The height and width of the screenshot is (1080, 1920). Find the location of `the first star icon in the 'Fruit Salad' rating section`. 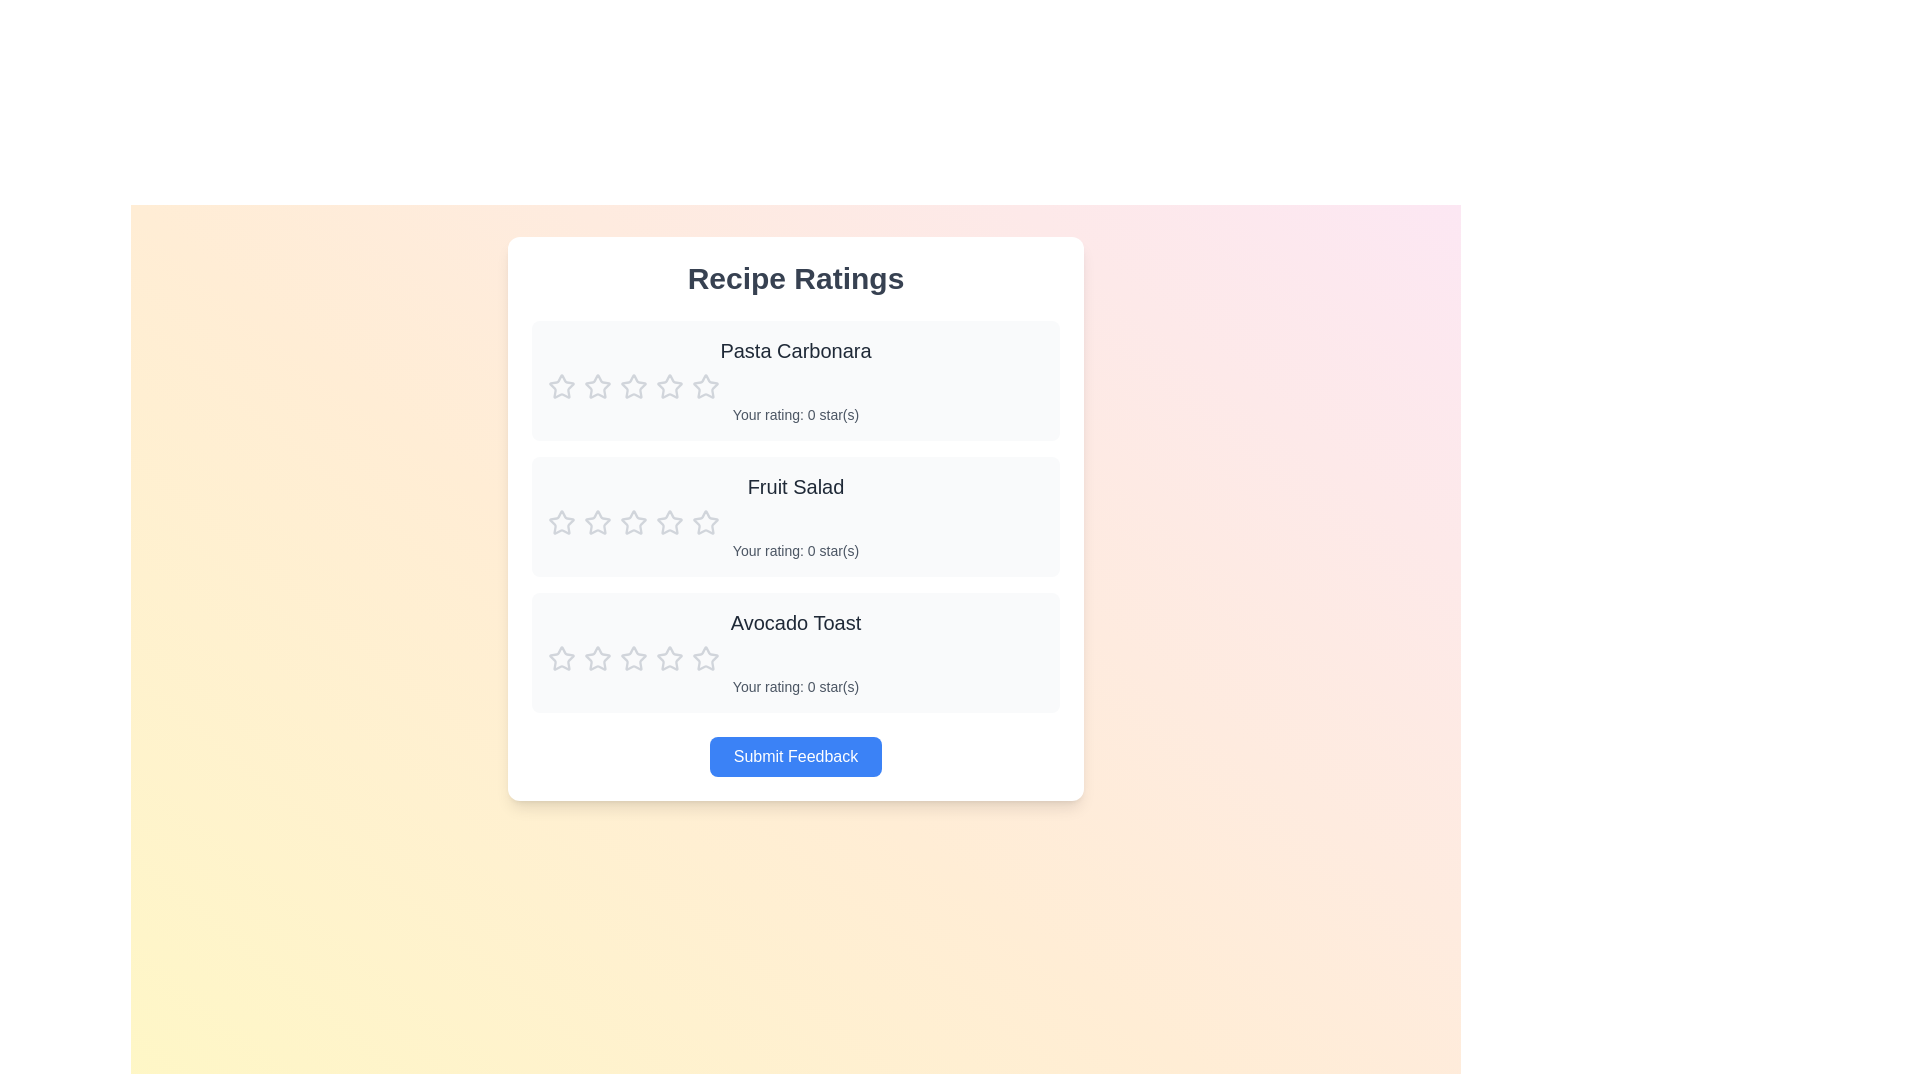

the first star icon in the 'Fruit Salad' rating section is located at coordinates (597, 521).